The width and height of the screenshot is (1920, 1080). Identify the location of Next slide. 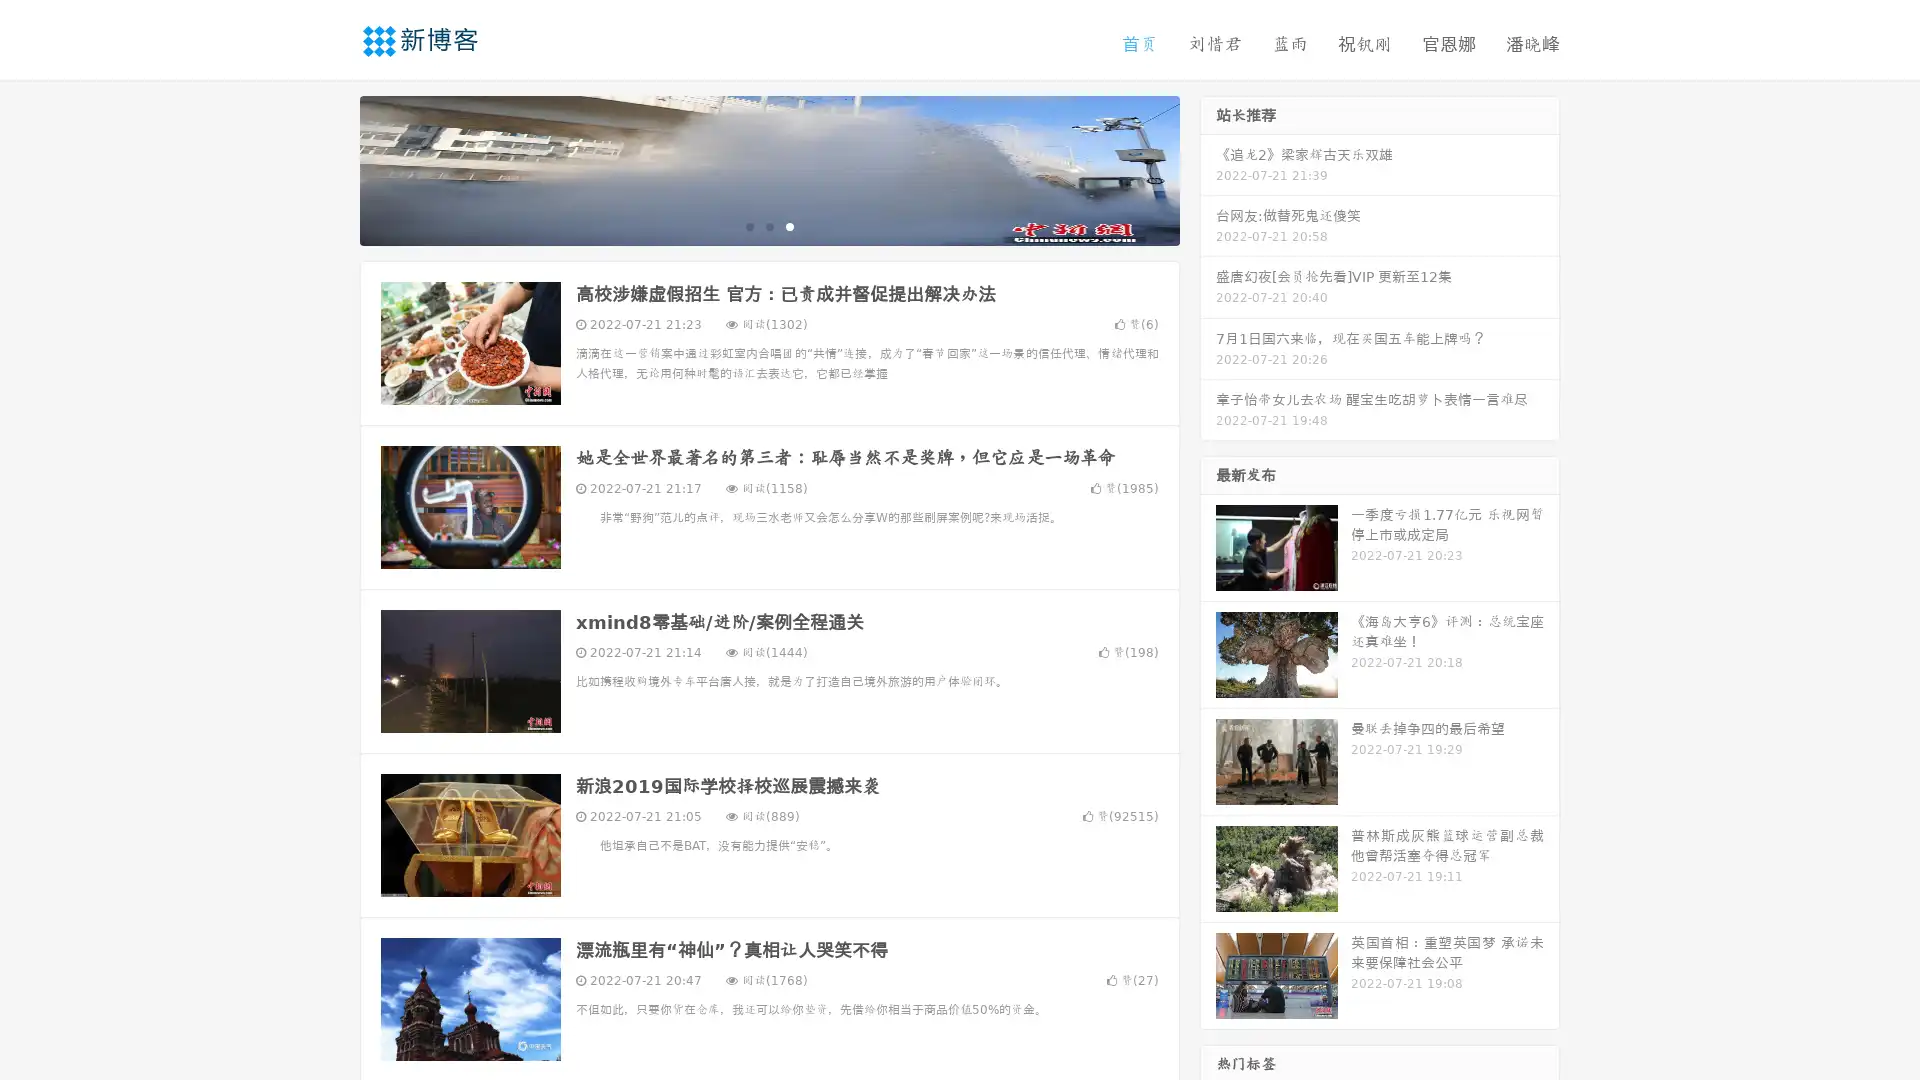
(1208, 168).